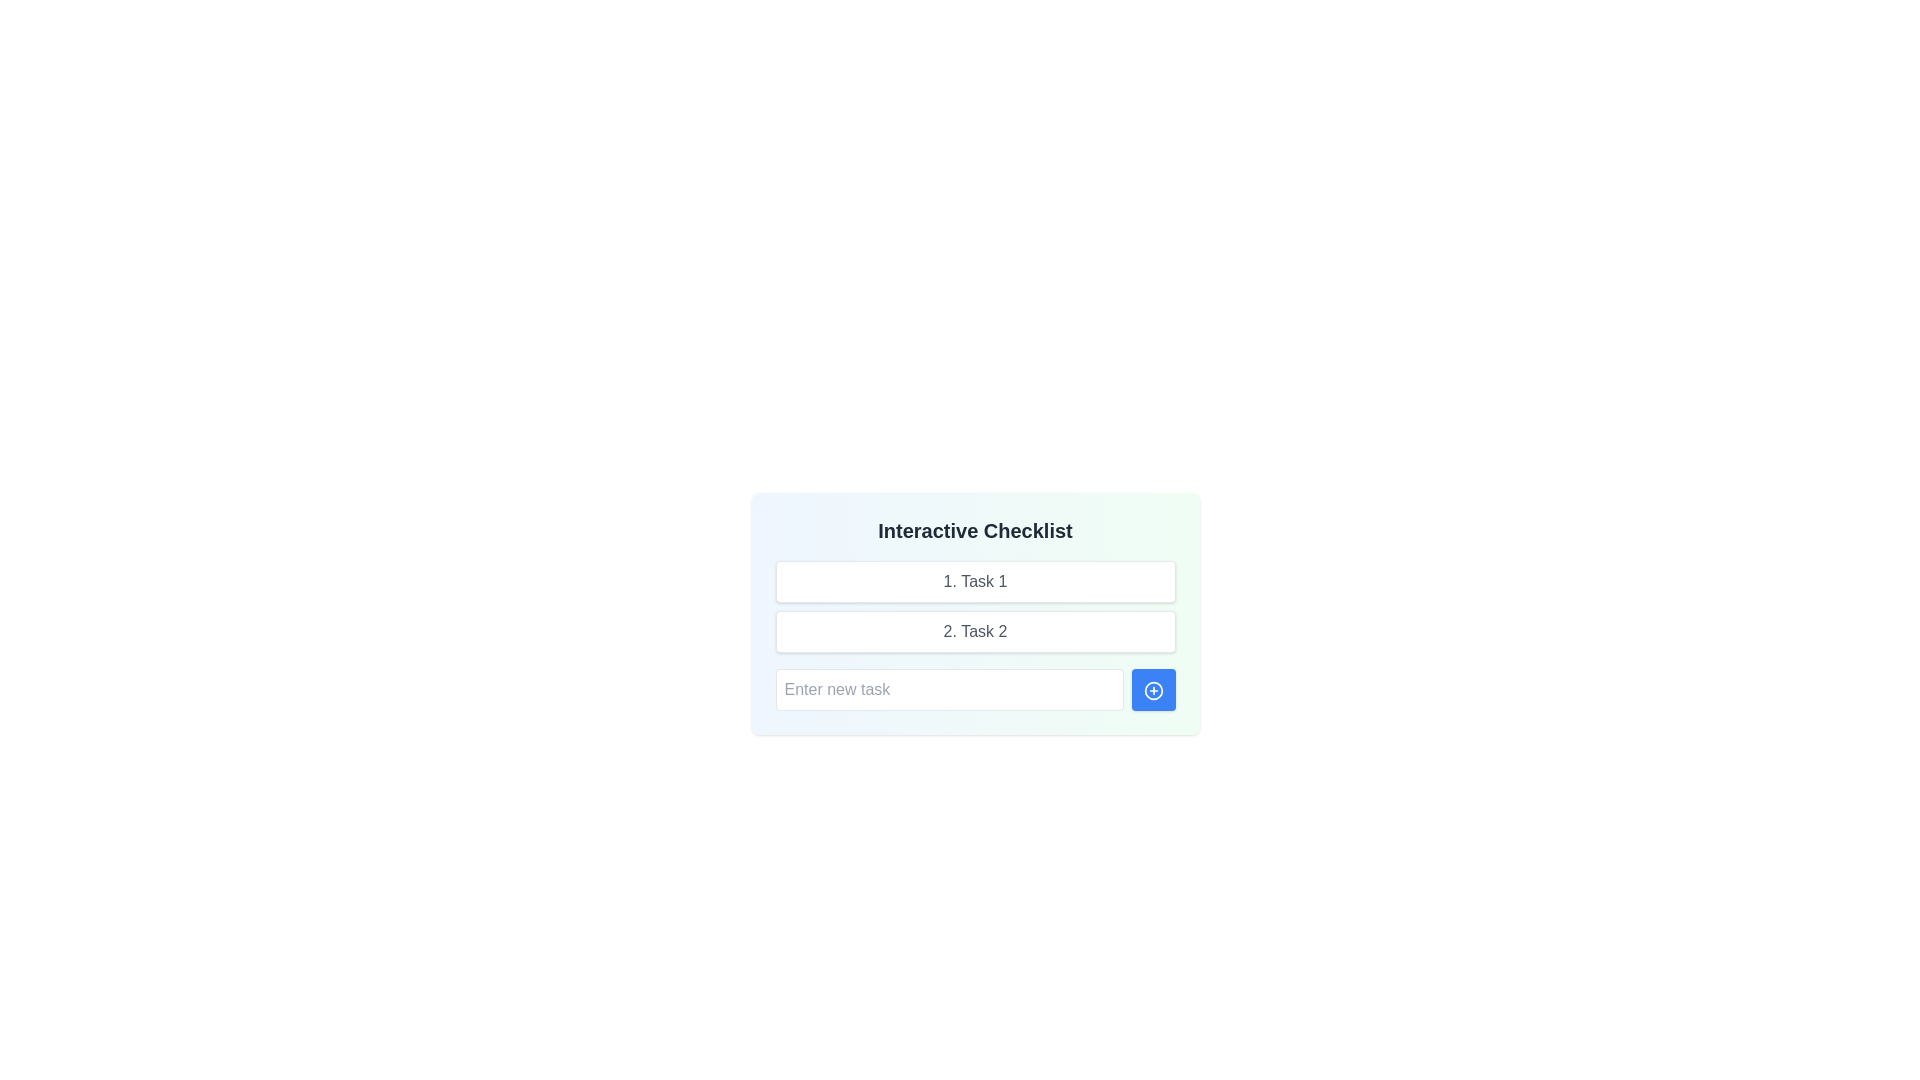 The width and height of the screenshot is (1920, 1080). I want to click on the blue circular button with a white plus icon, so click(1153, 689).